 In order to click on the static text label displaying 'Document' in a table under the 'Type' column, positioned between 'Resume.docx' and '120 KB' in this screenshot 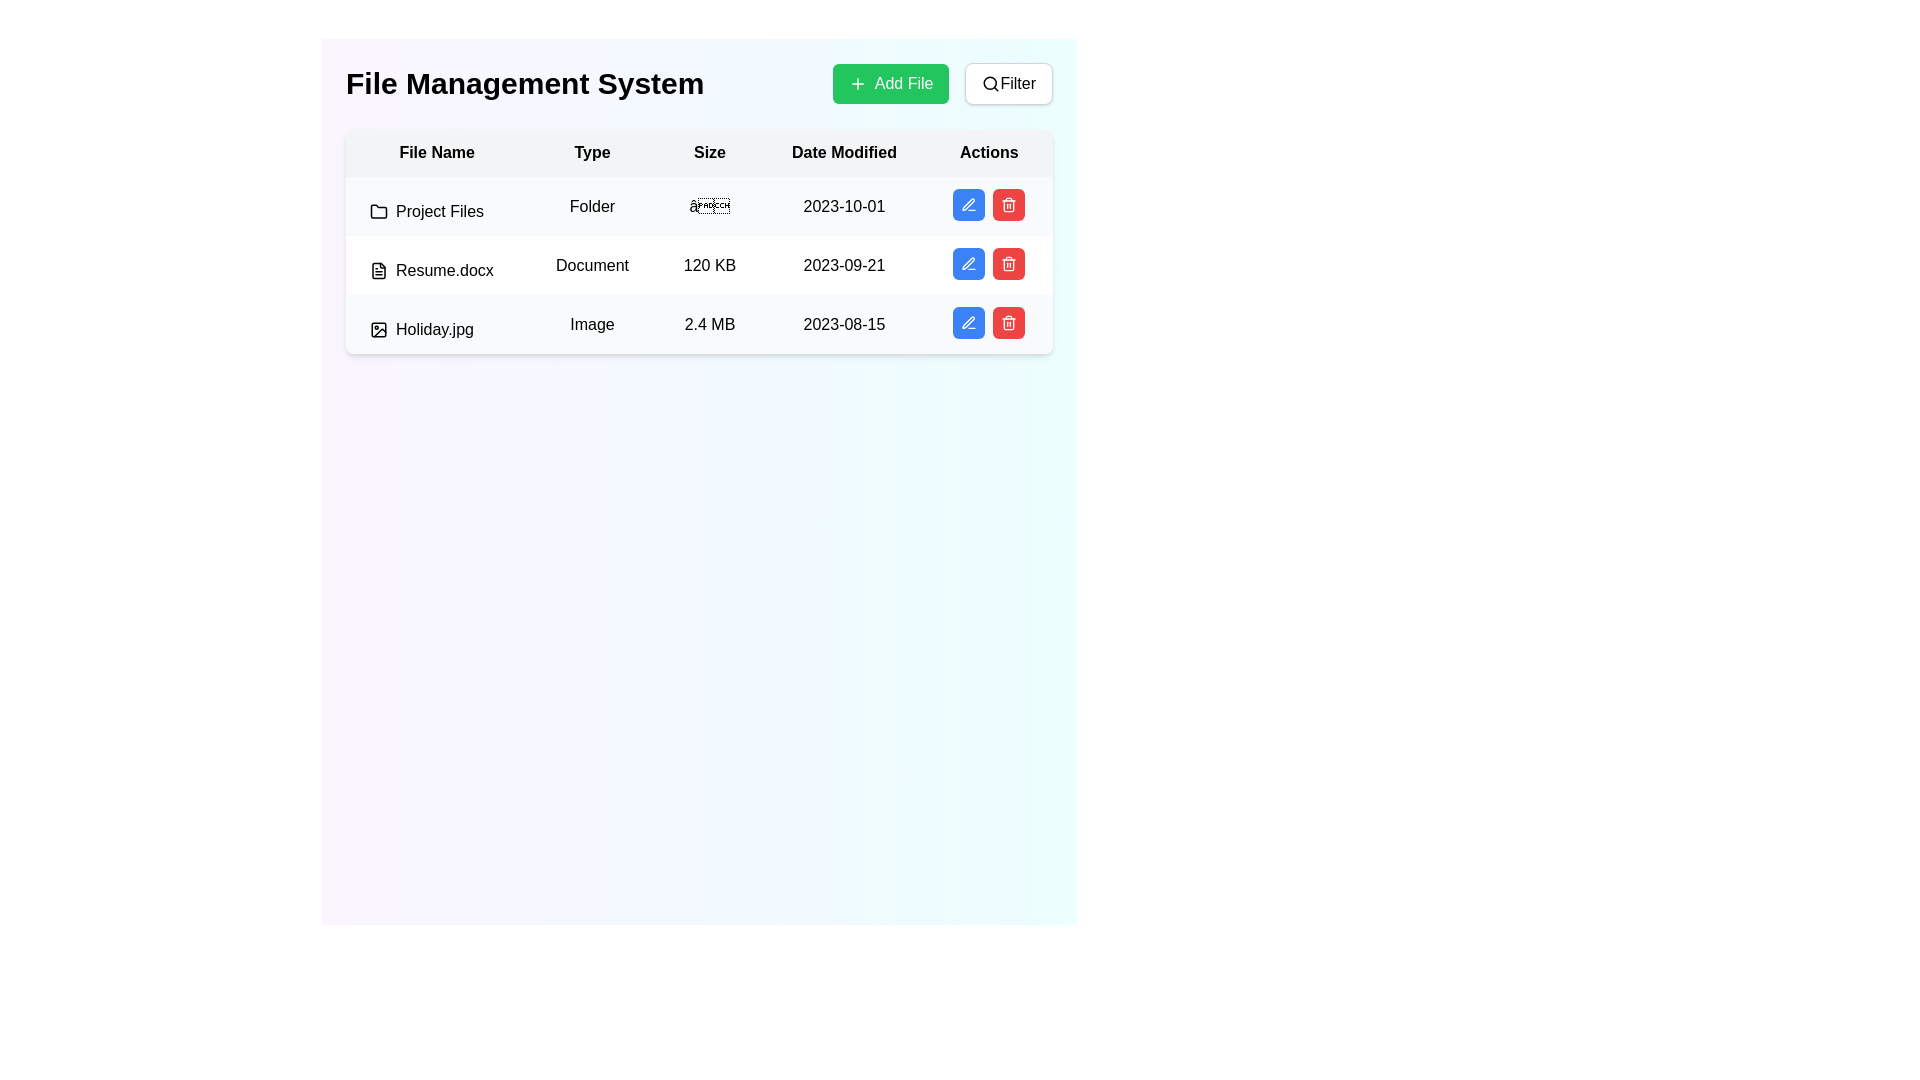, I will do `click(591, 264)`.